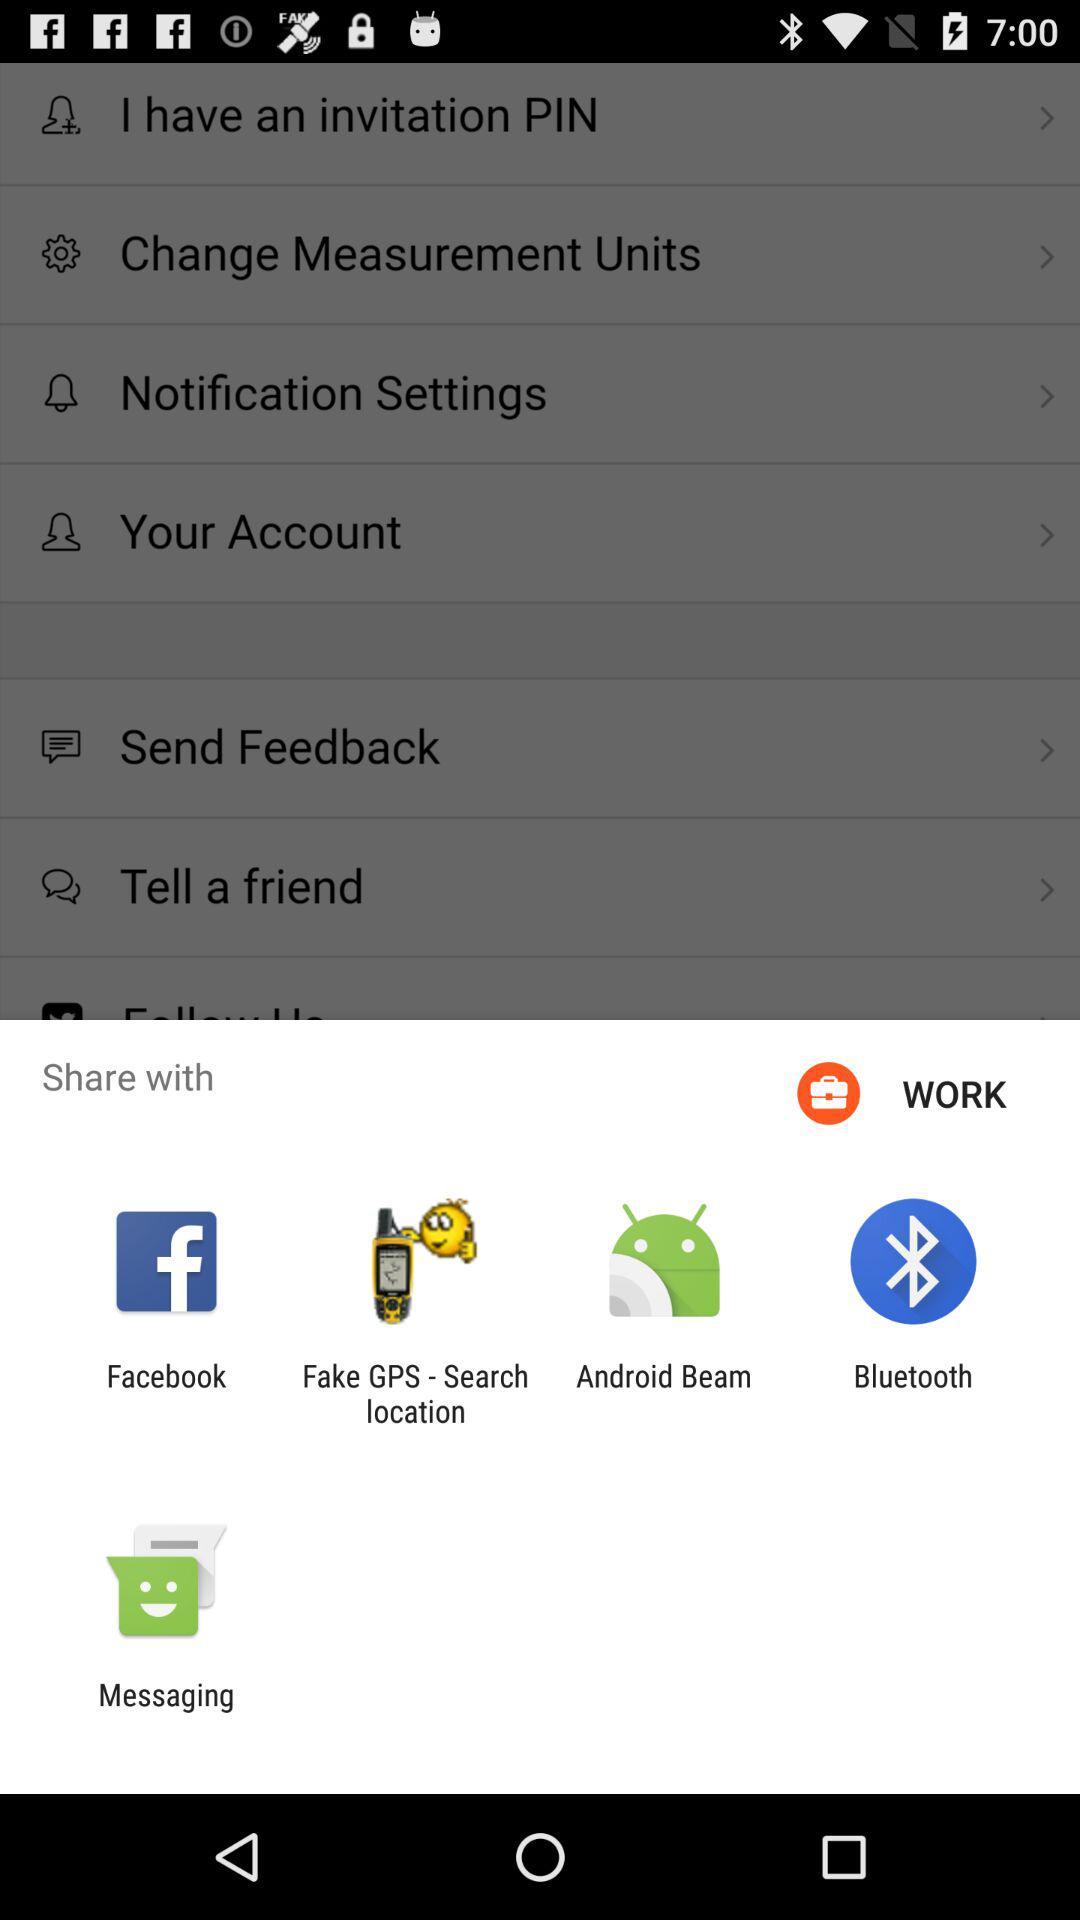 The image size is (1080, 1920). Describe the element at coordinates (414, 1392) in the screenshot. I see `the fake gps search` at that location.